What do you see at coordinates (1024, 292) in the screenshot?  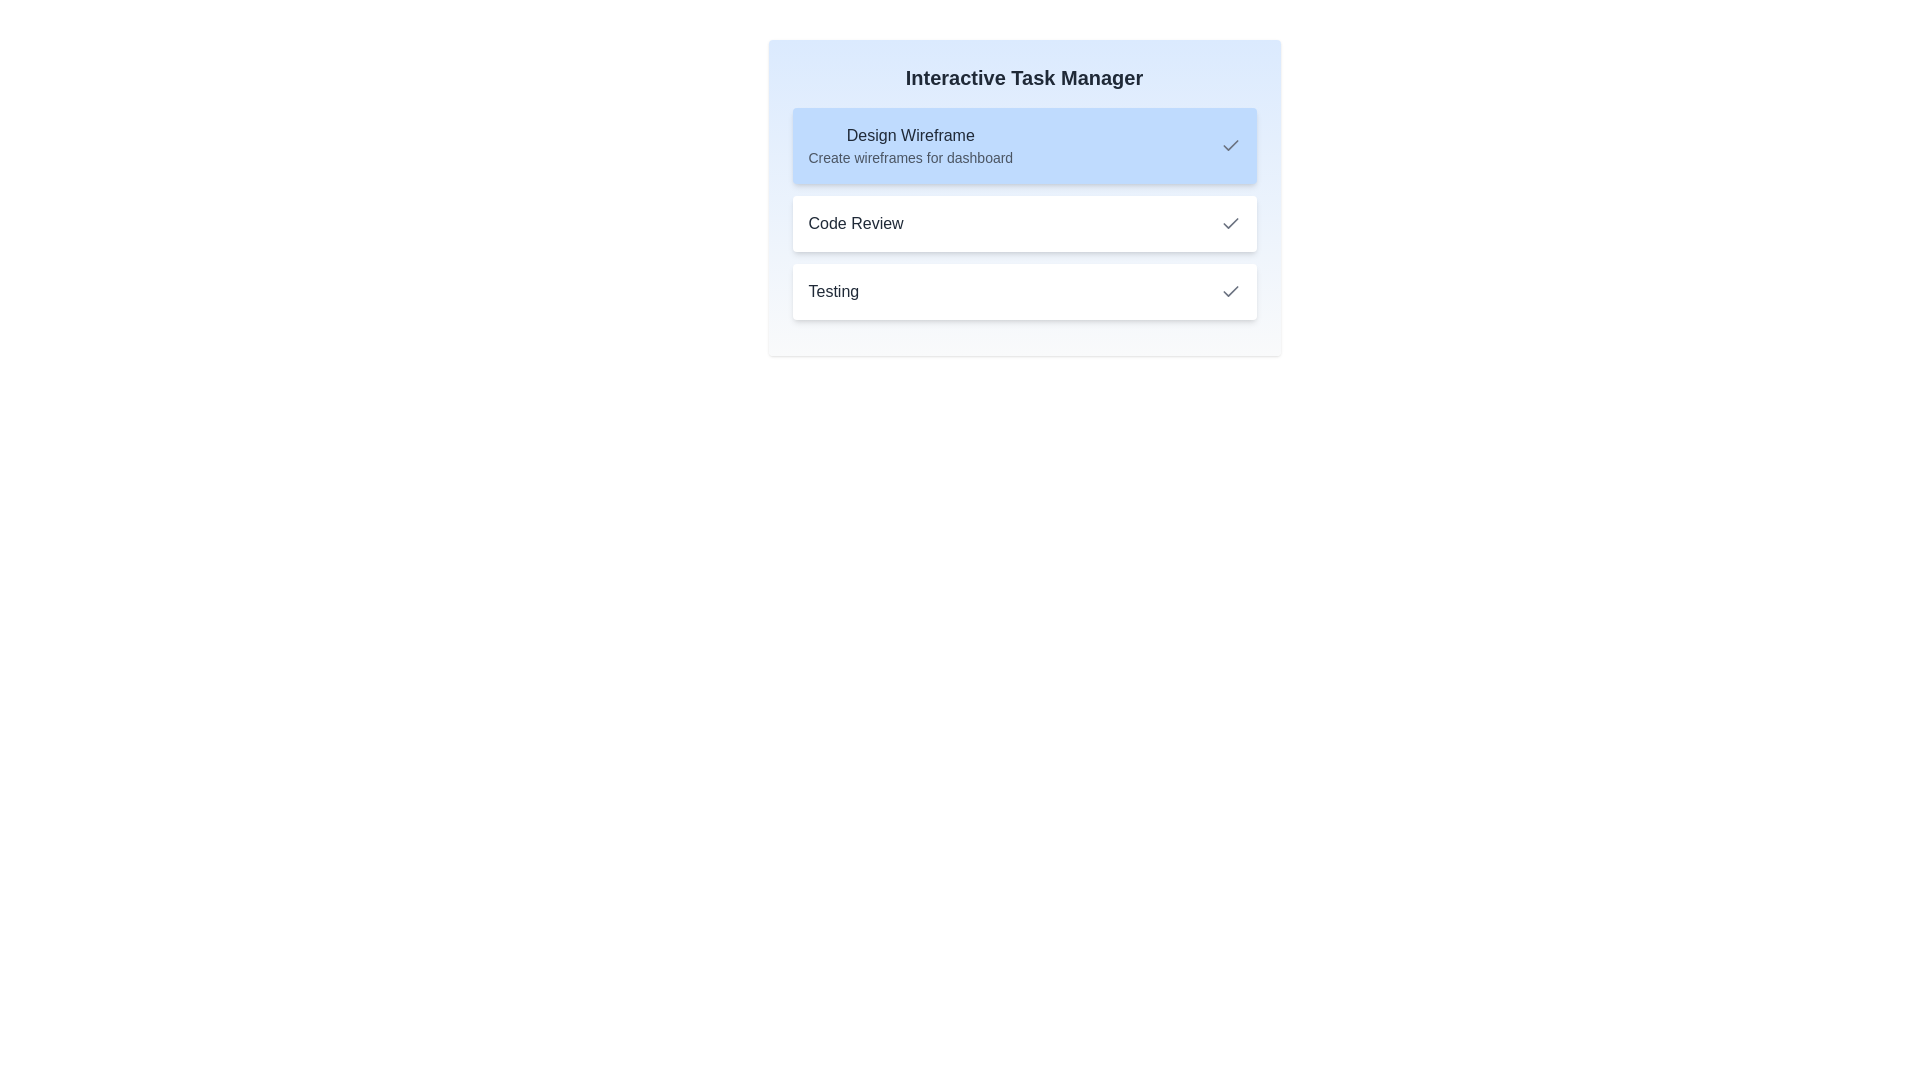 I see `the task 'Testing' to view its details` at bounding box center [1024, 292].